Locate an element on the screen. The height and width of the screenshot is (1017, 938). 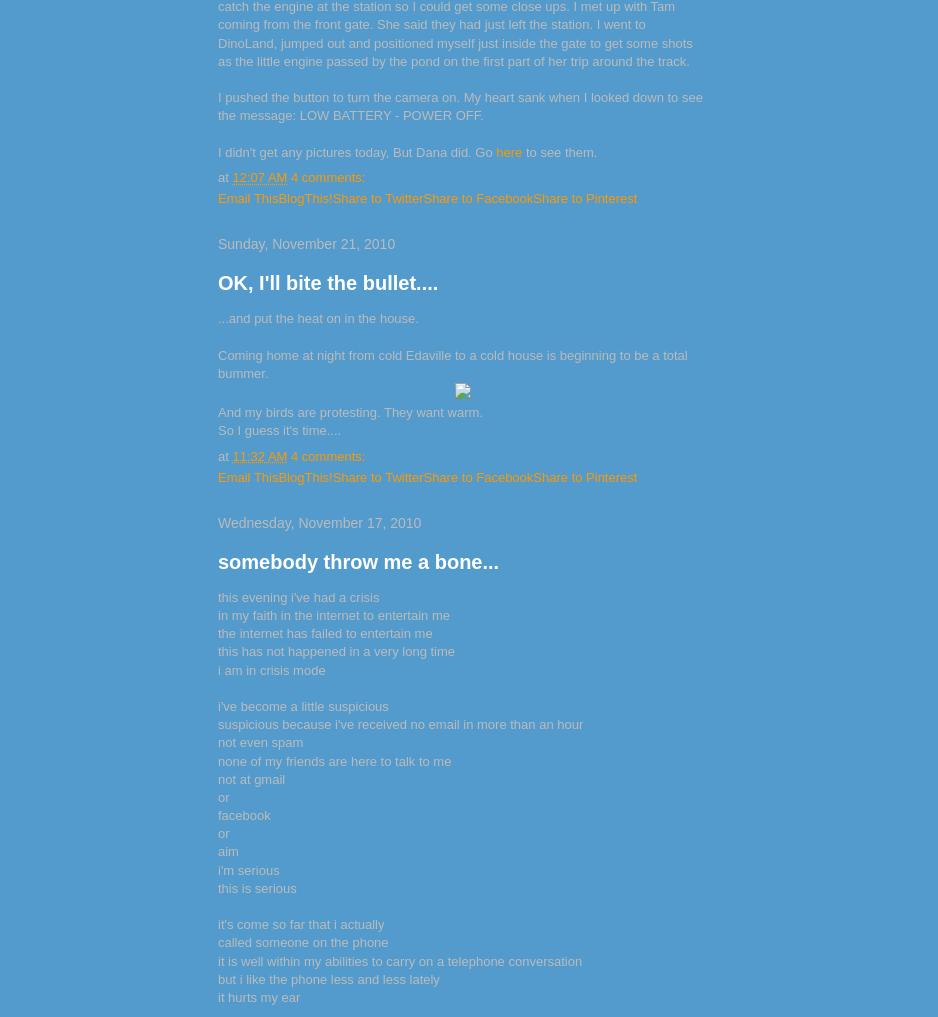
'i'm serious' is located at coordinates (247, 869).